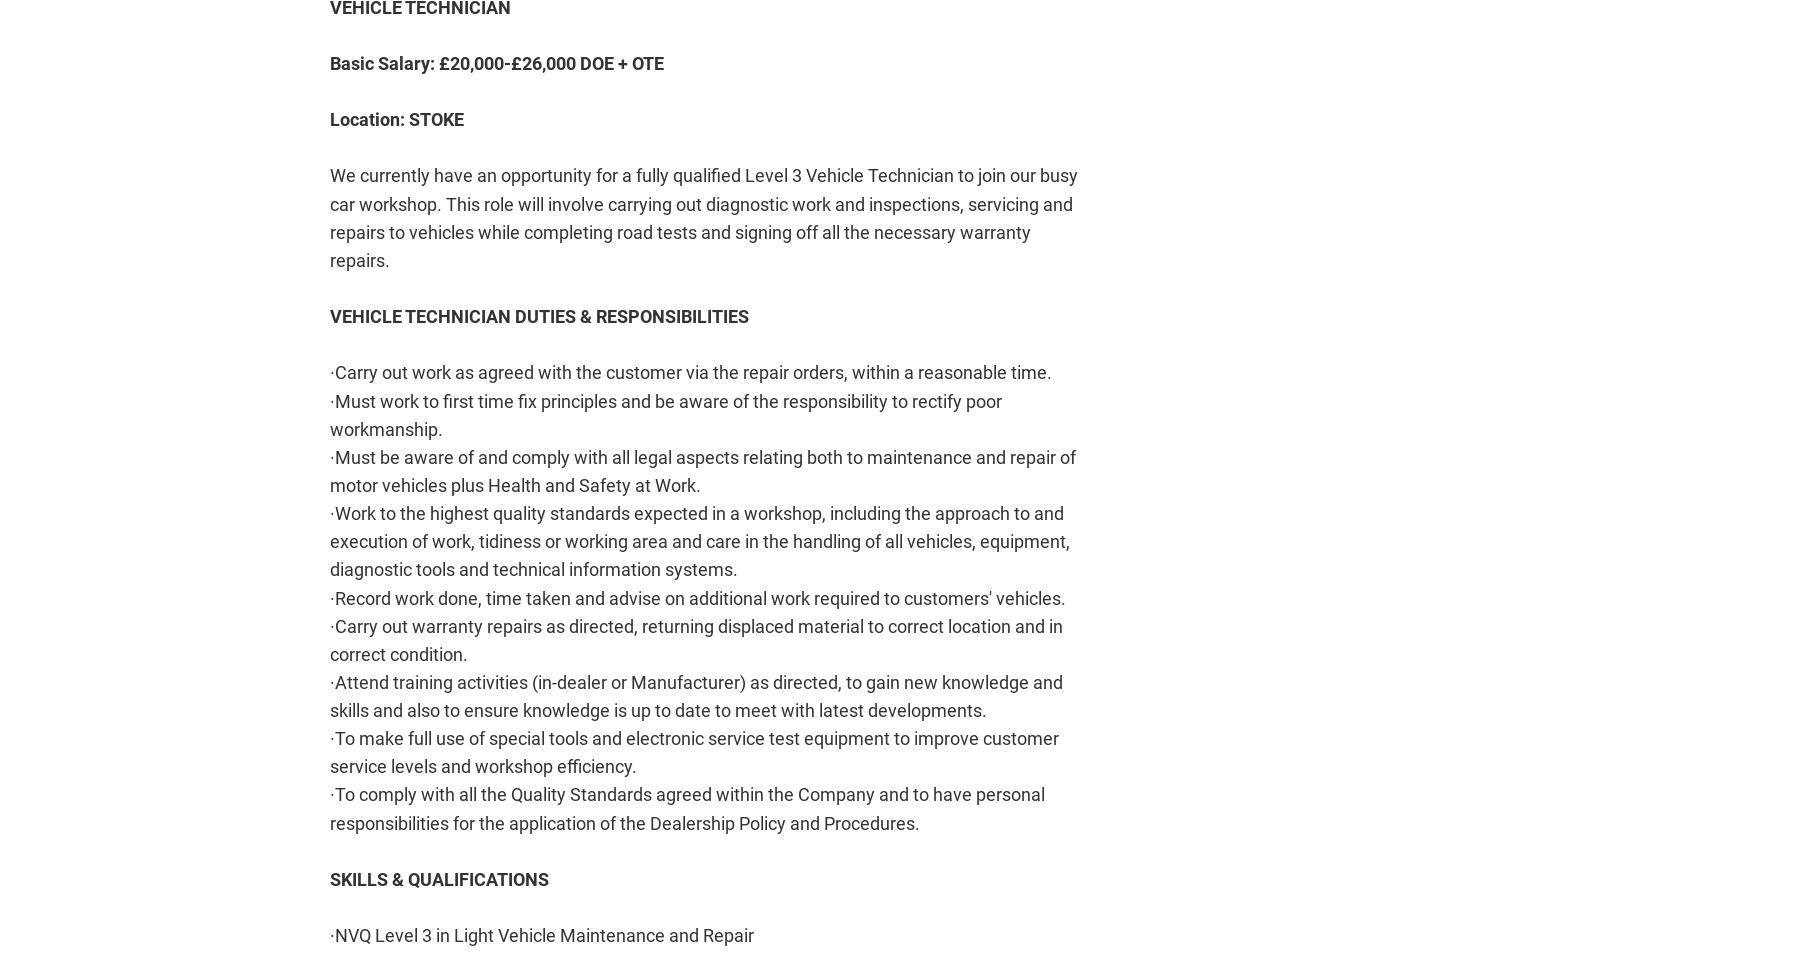  Describe the element at coordinates (495, 61) in the screenshot. I see `'Basic Salary: £20,000-£26,000 DOE + OTE'` at that location.